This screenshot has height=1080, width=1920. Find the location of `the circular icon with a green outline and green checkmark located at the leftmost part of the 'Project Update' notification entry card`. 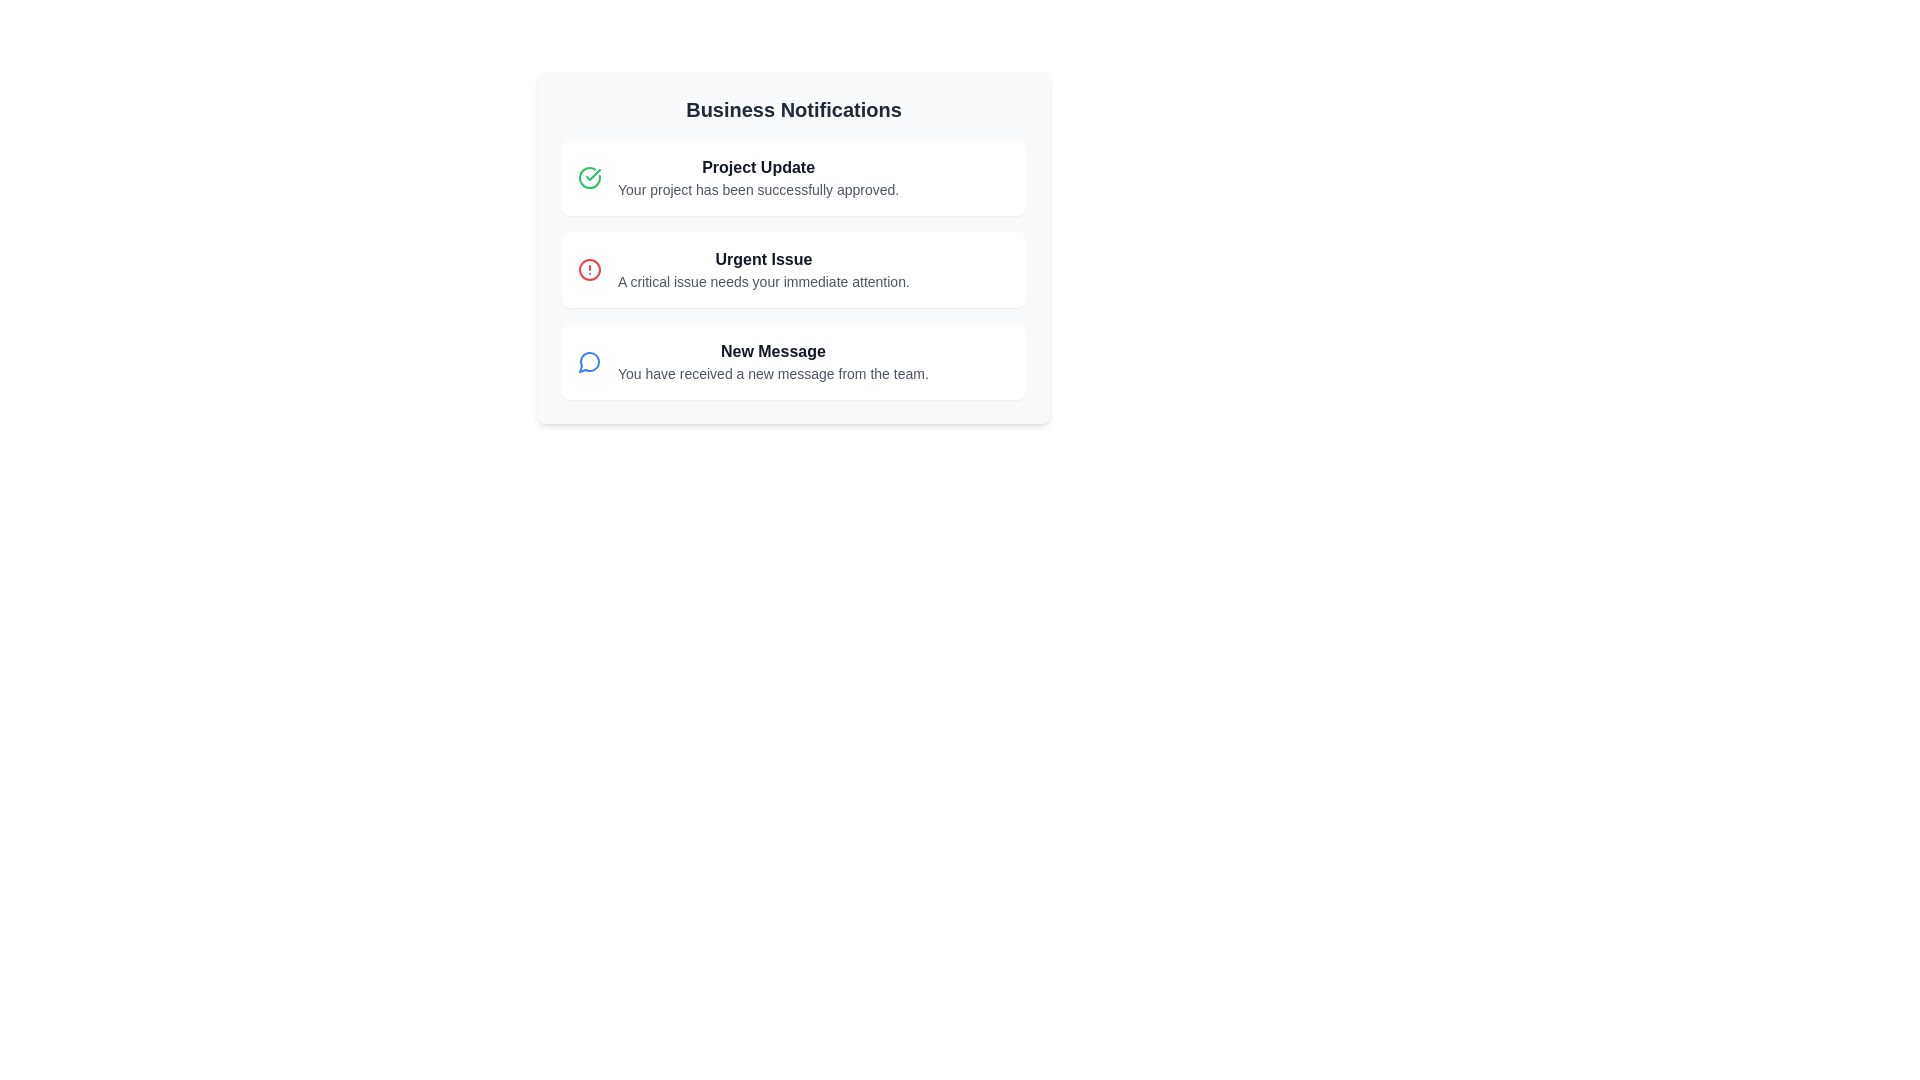

the circular icon with a green outline and green checkmark located at the leftmost part of the 'Project Update' notification entry card is located at coordinates (589, 176).